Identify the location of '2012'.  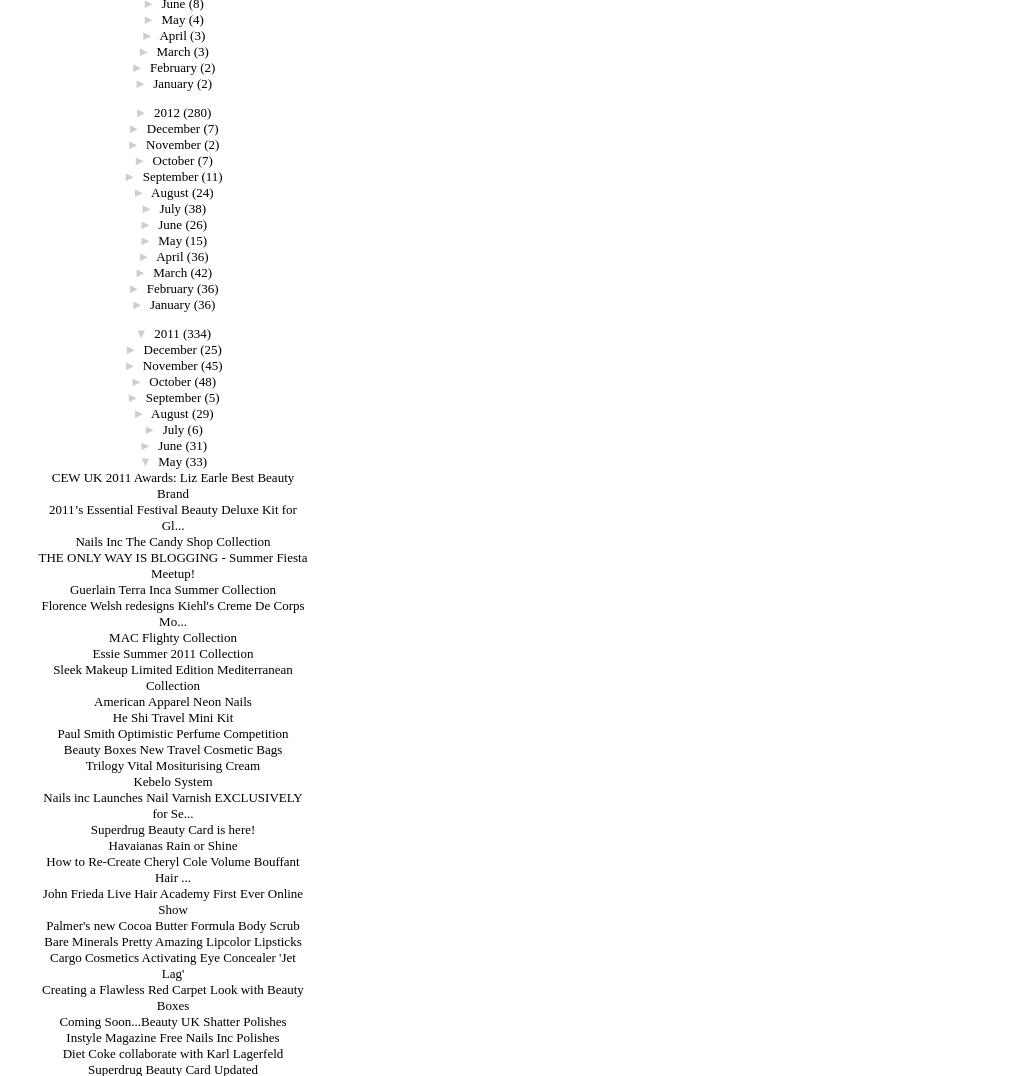
(152, 111).